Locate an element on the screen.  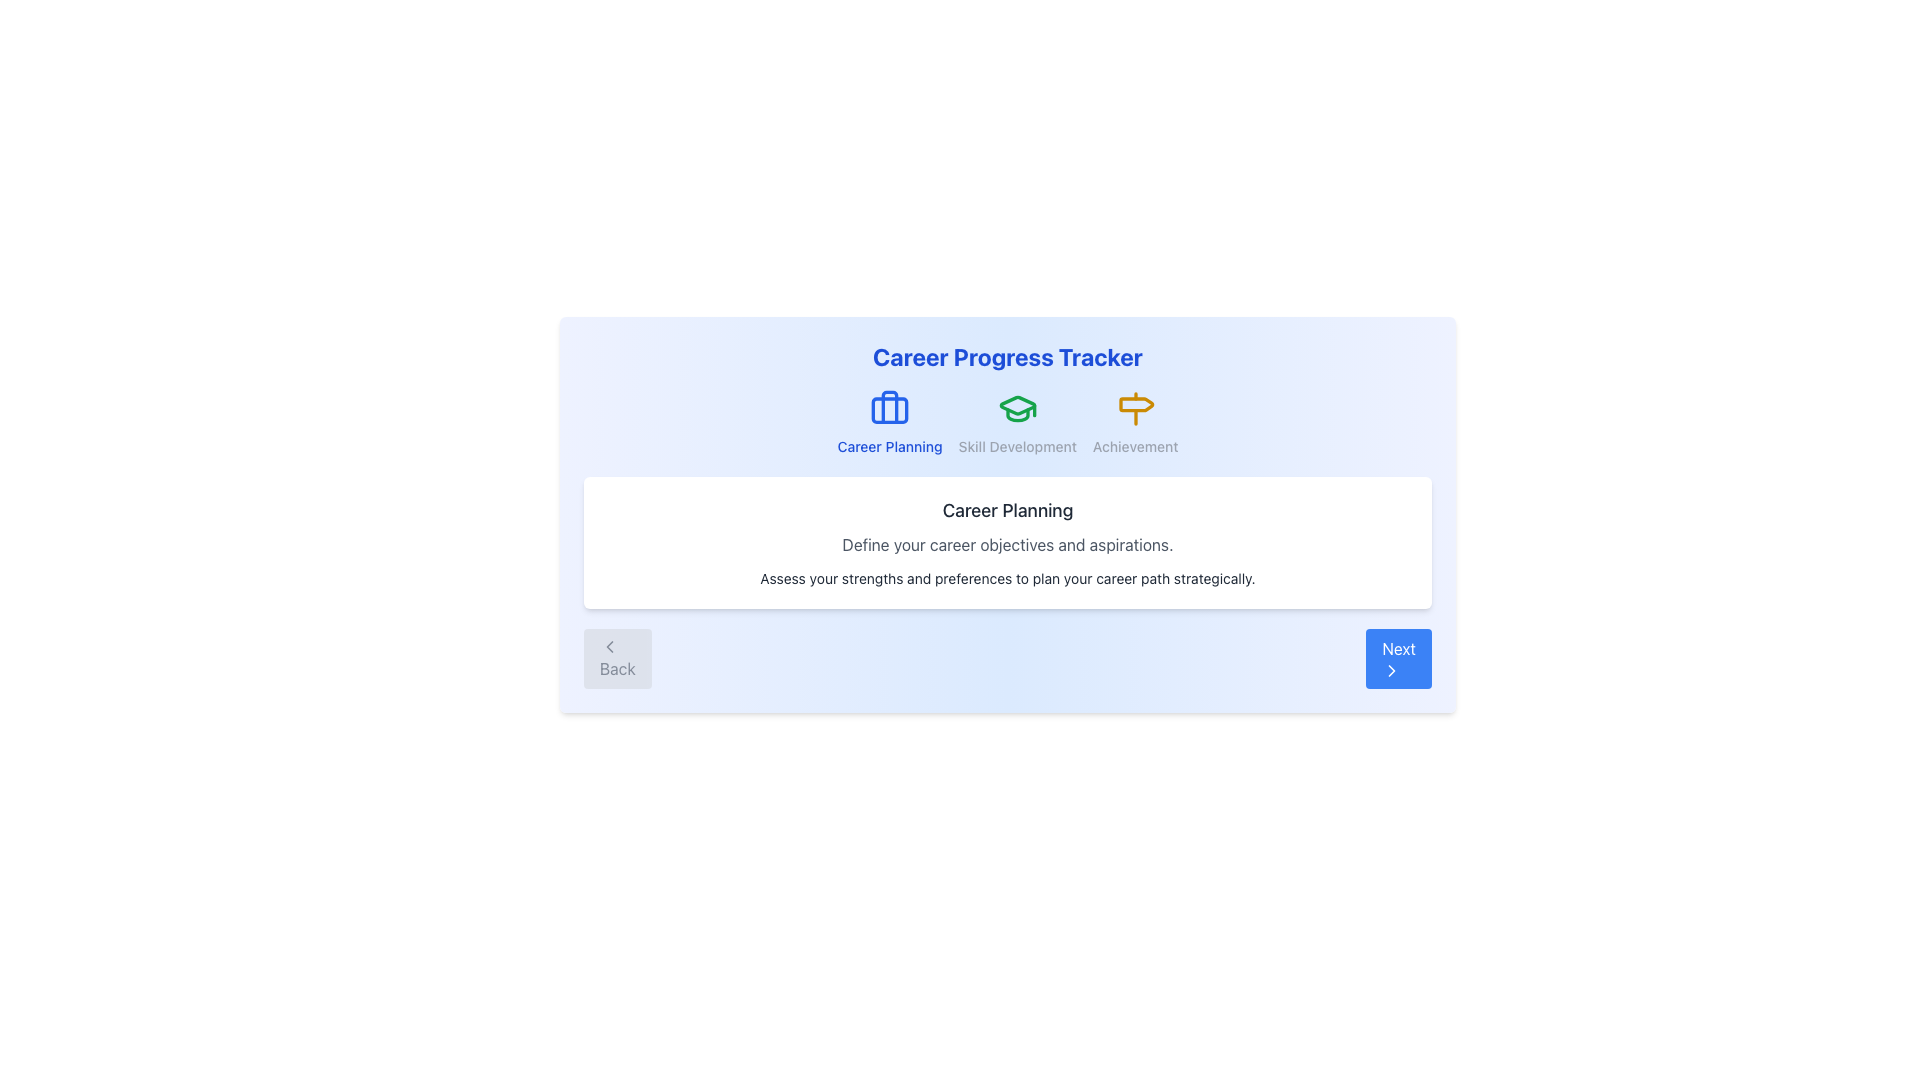
the right-chevron icon inside the 'Next' button located at the bottom right of the interface for visual feedback is located at coordinates (1391, 671).